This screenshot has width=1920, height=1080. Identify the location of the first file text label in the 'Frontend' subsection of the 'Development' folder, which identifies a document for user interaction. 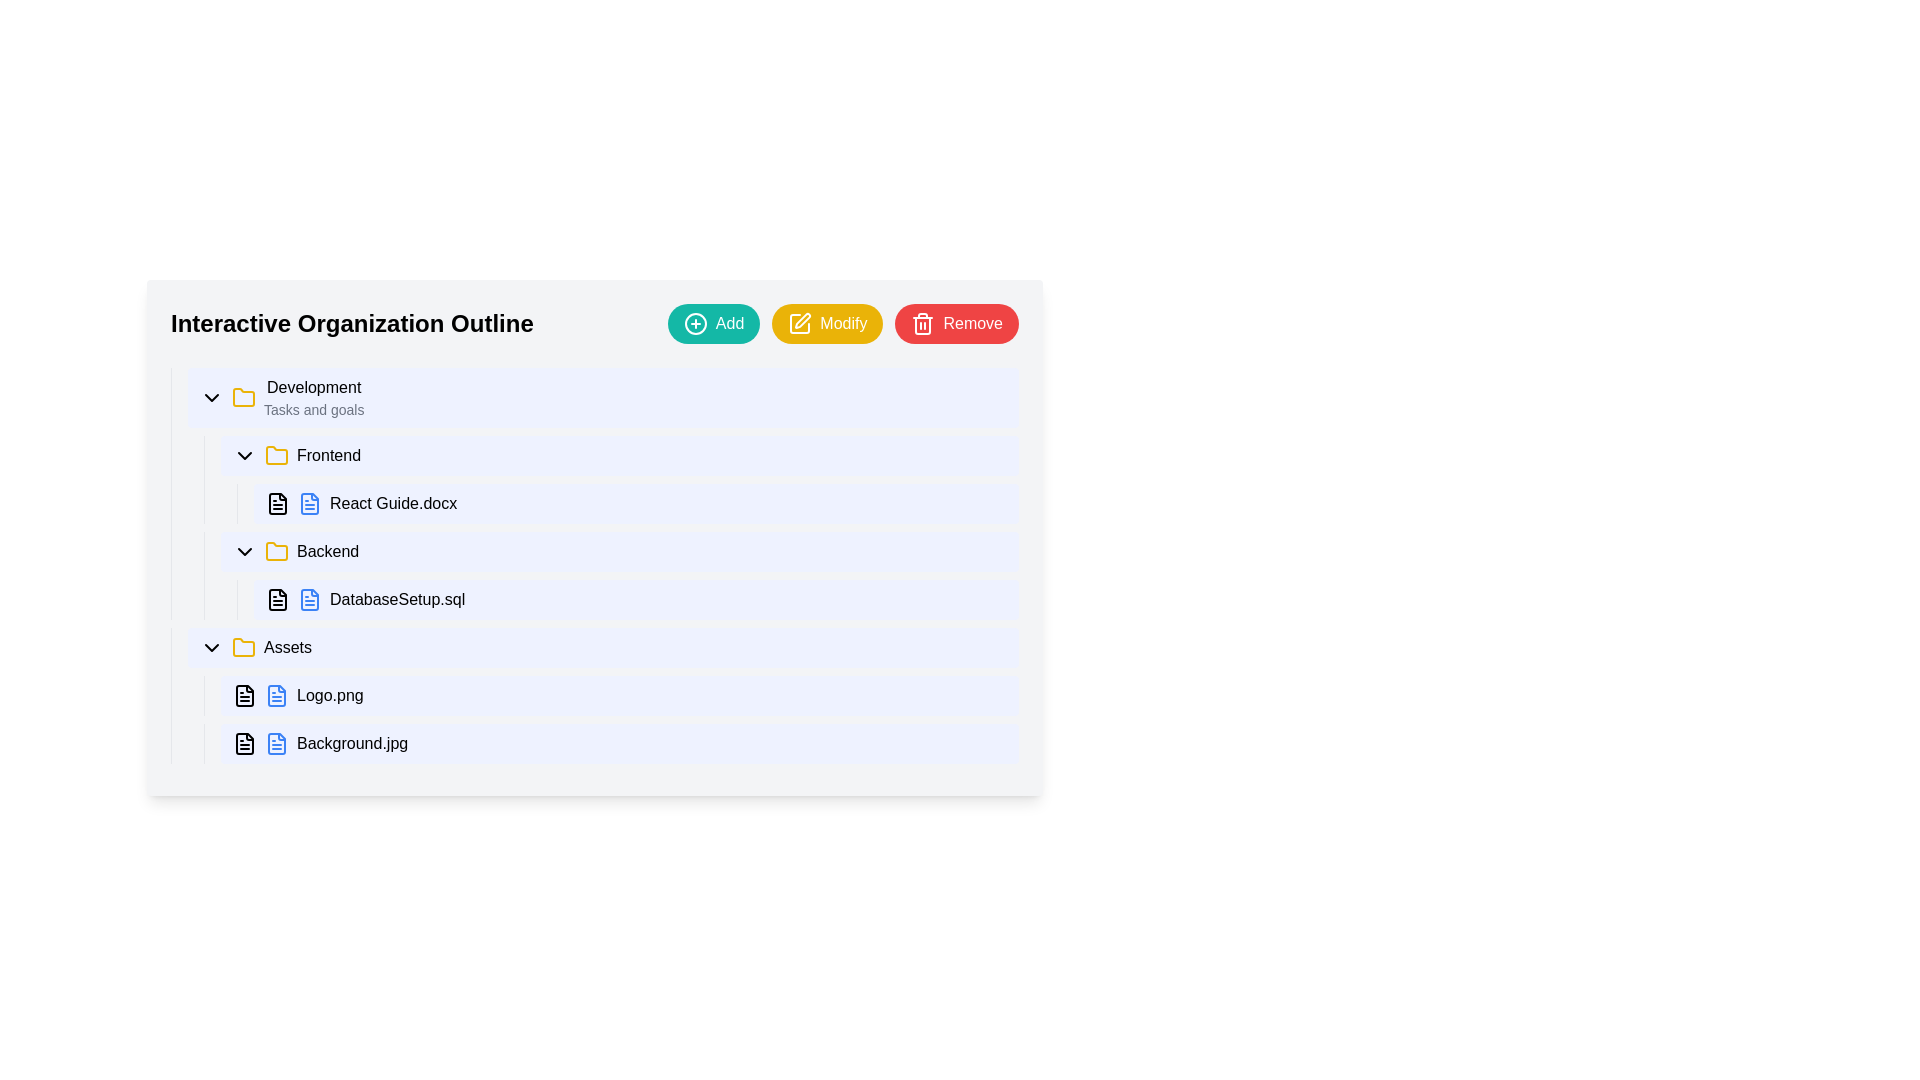
(393, 503).